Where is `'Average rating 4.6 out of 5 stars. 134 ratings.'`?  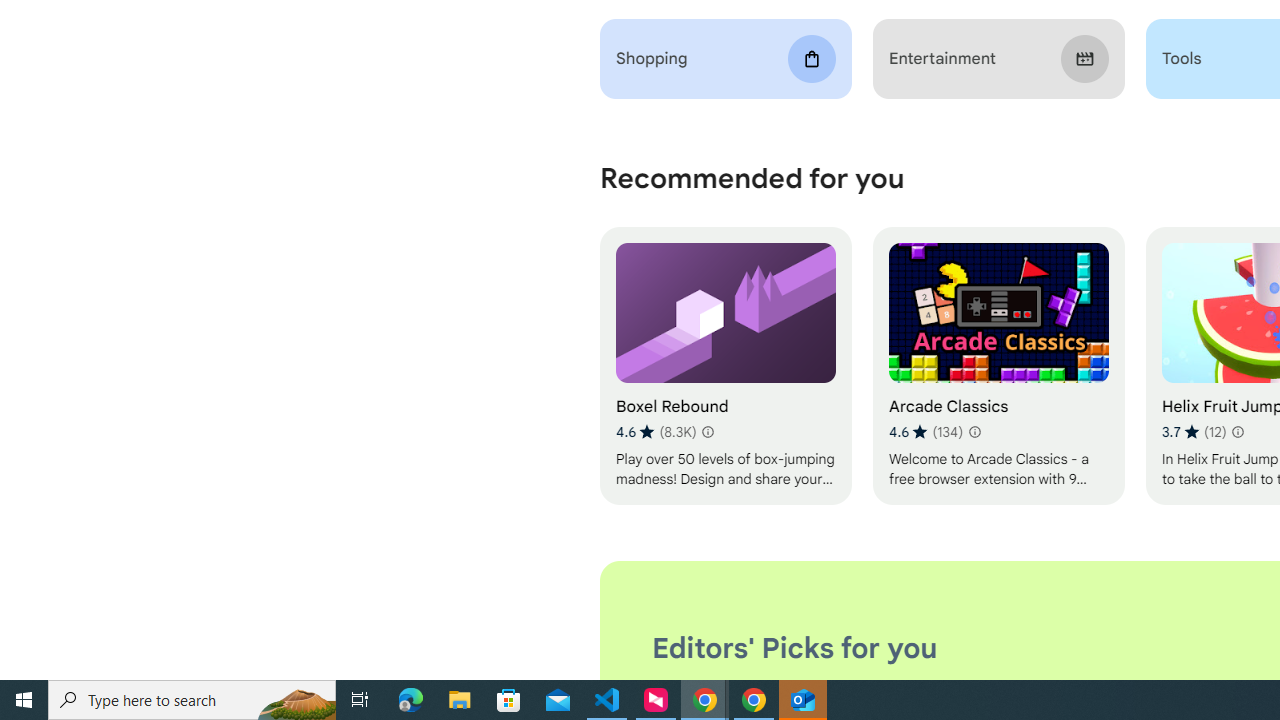
'Average rating 4.6 out of 5 stars. 134 ratings.' is located at coordinates (924, 431).